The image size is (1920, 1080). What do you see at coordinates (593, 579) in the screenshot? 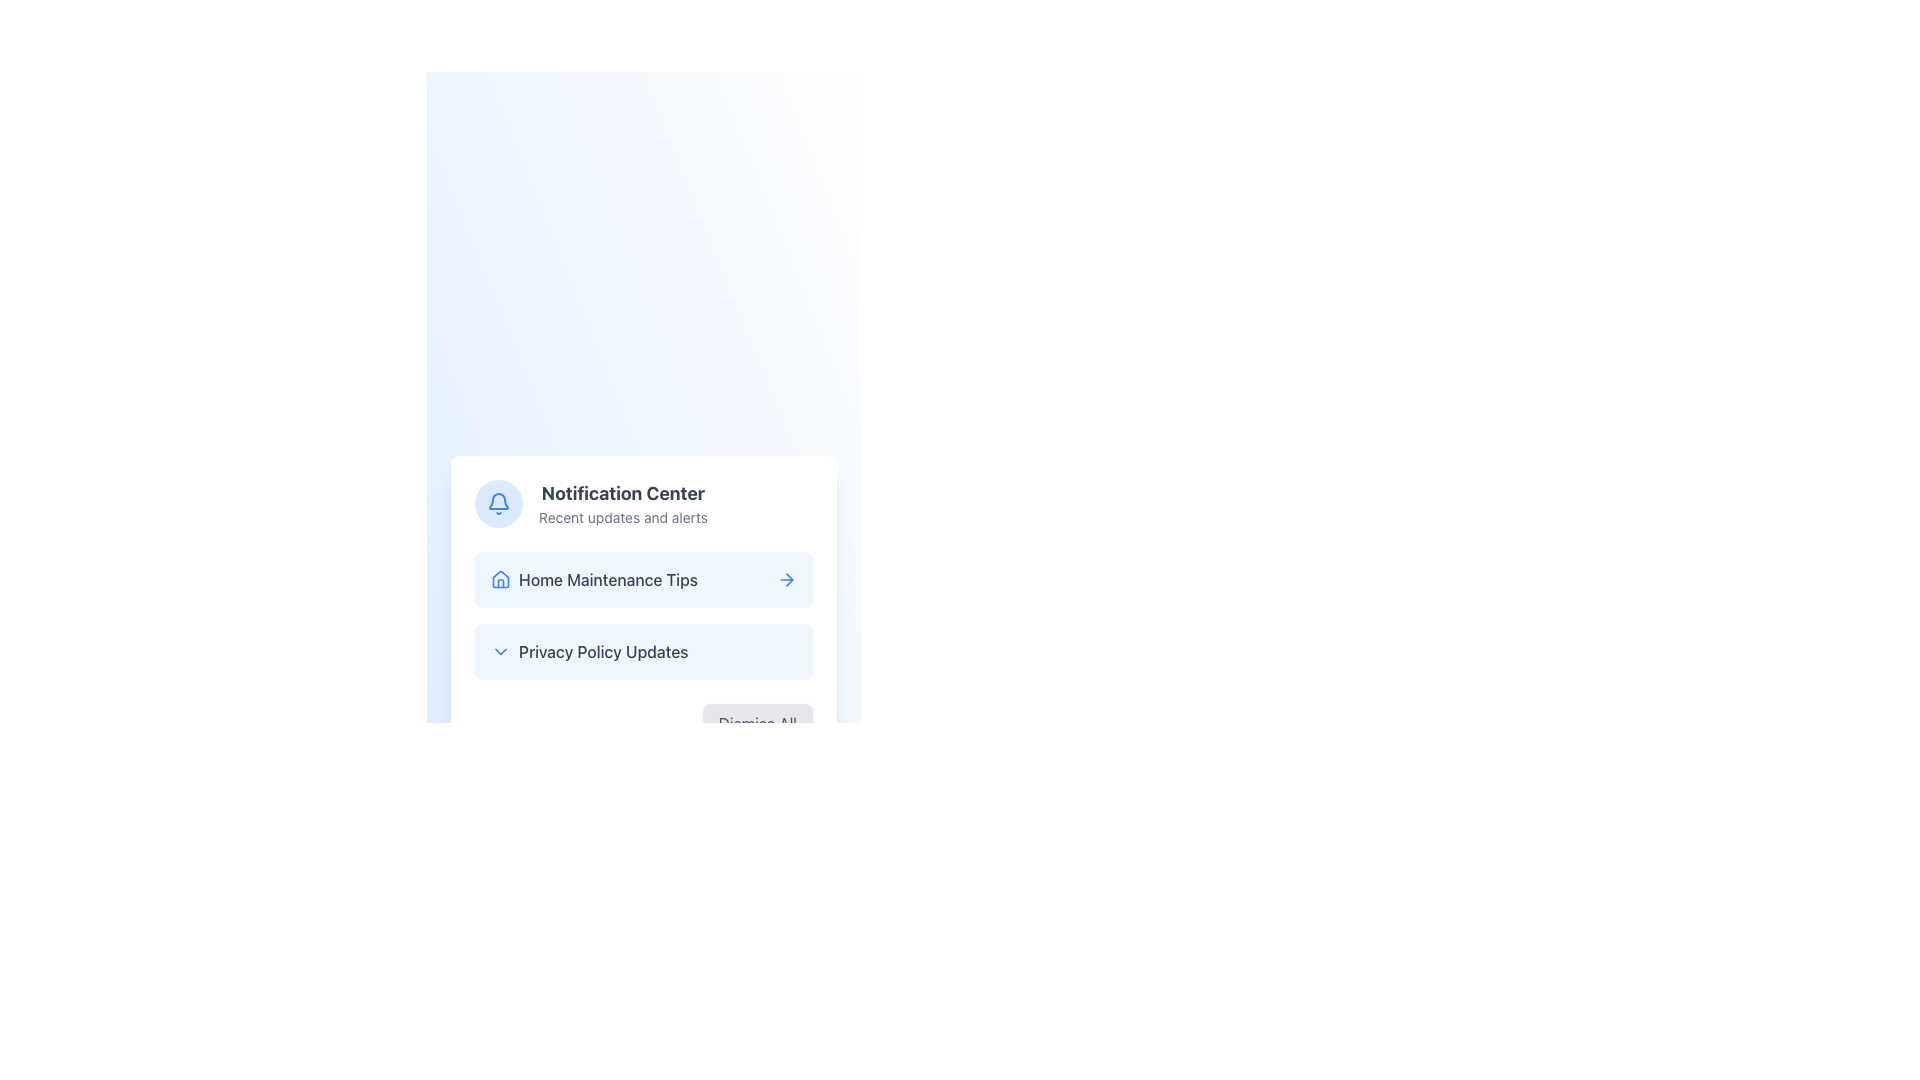
I see `the clickable list item with text and icon in the 'Notification Center' section` at bounding box center [593, 579].